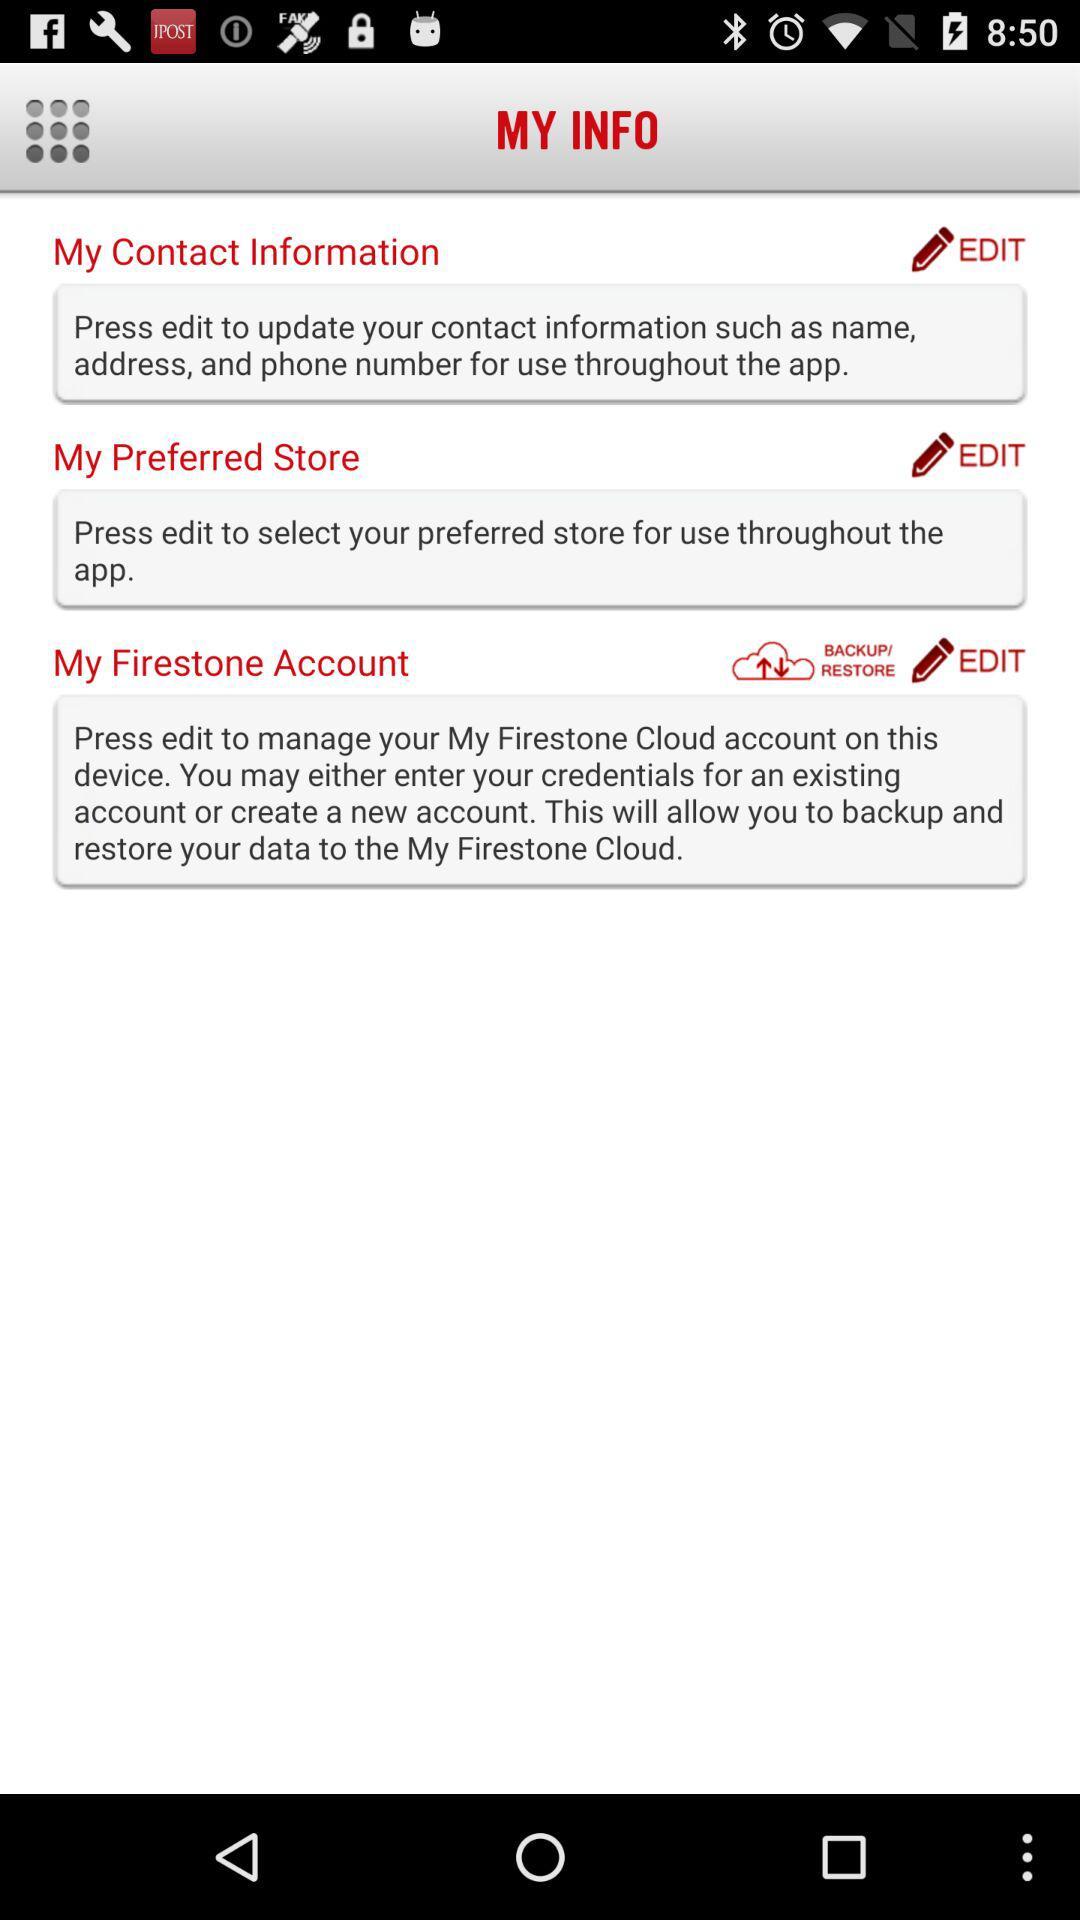  What do you see at coordinates (56, 130) in the screenshot?
I see `toggles options` at bounding box center [56, 130].